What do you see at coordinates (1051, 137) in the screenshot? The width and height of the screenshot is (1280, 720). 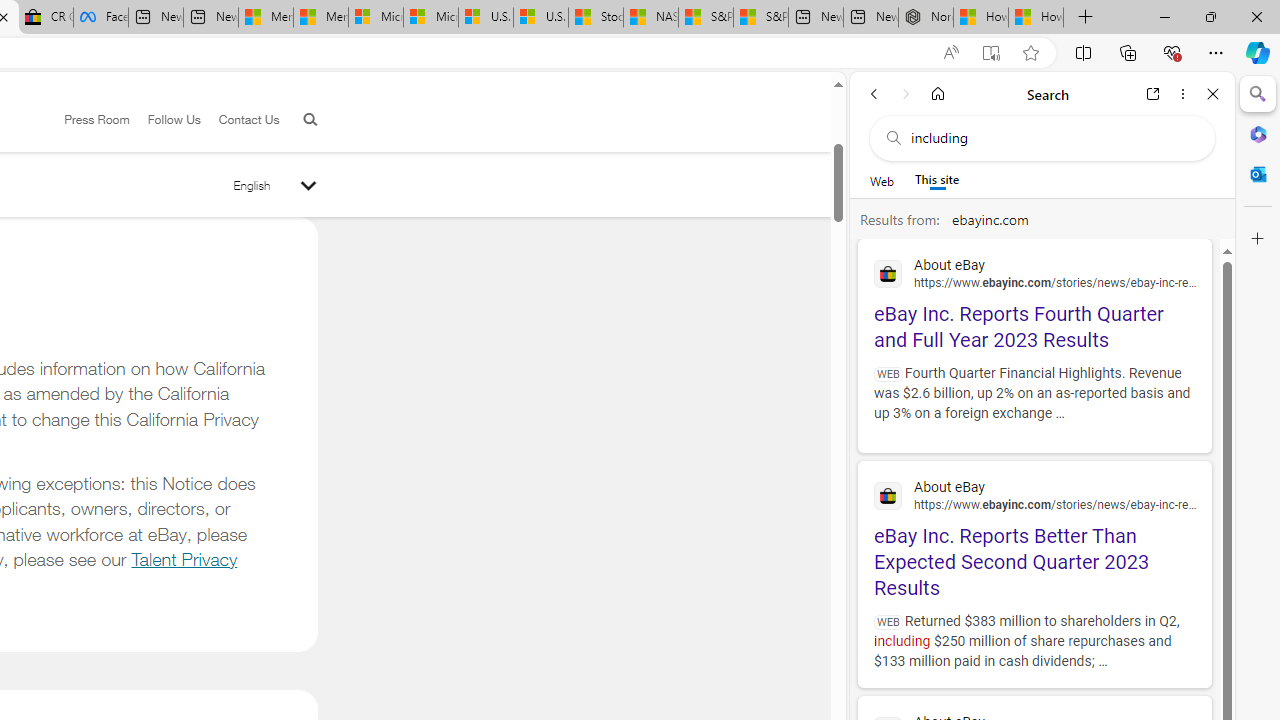 I see `'Search the web'` at bounding box center [1051, 137].